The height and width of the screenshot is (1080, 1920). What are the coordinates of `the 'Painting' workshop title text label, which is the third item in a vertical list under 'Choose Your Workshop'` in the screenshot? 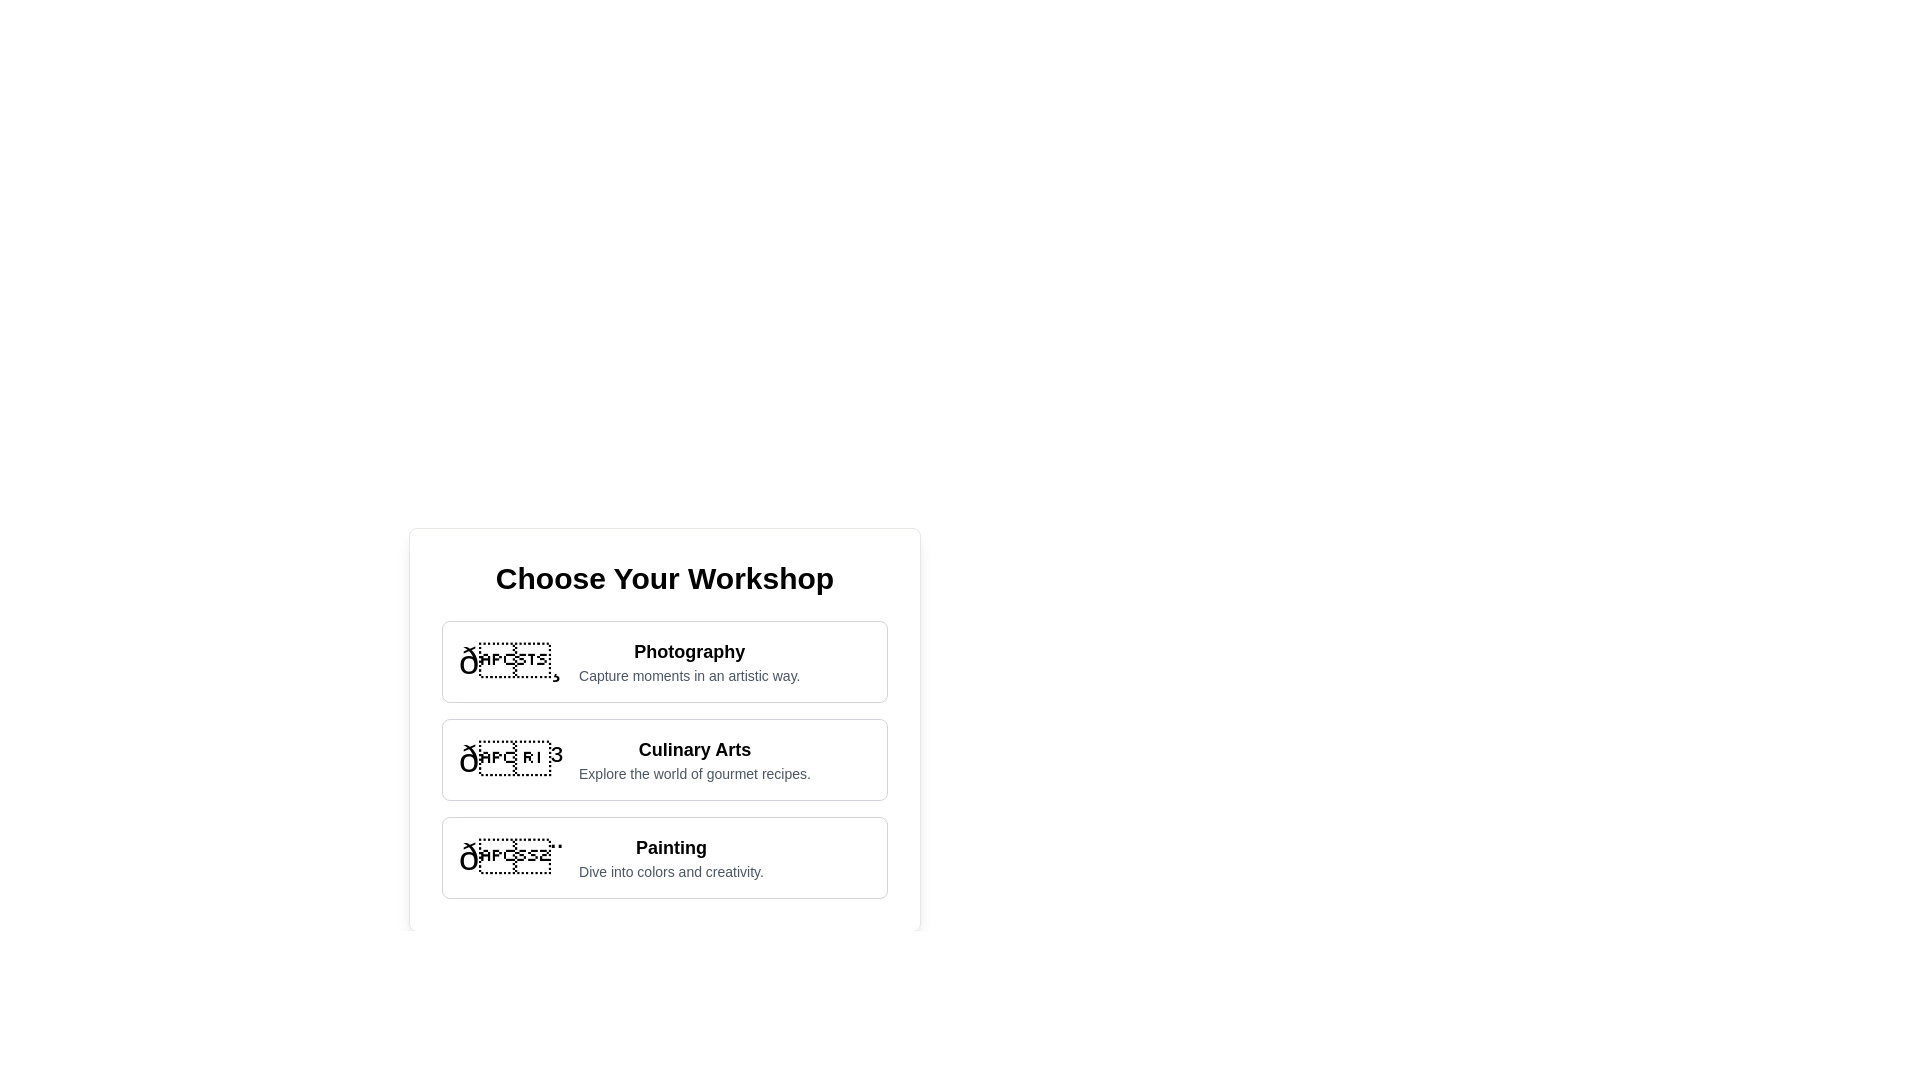 It's located at (671, 848).